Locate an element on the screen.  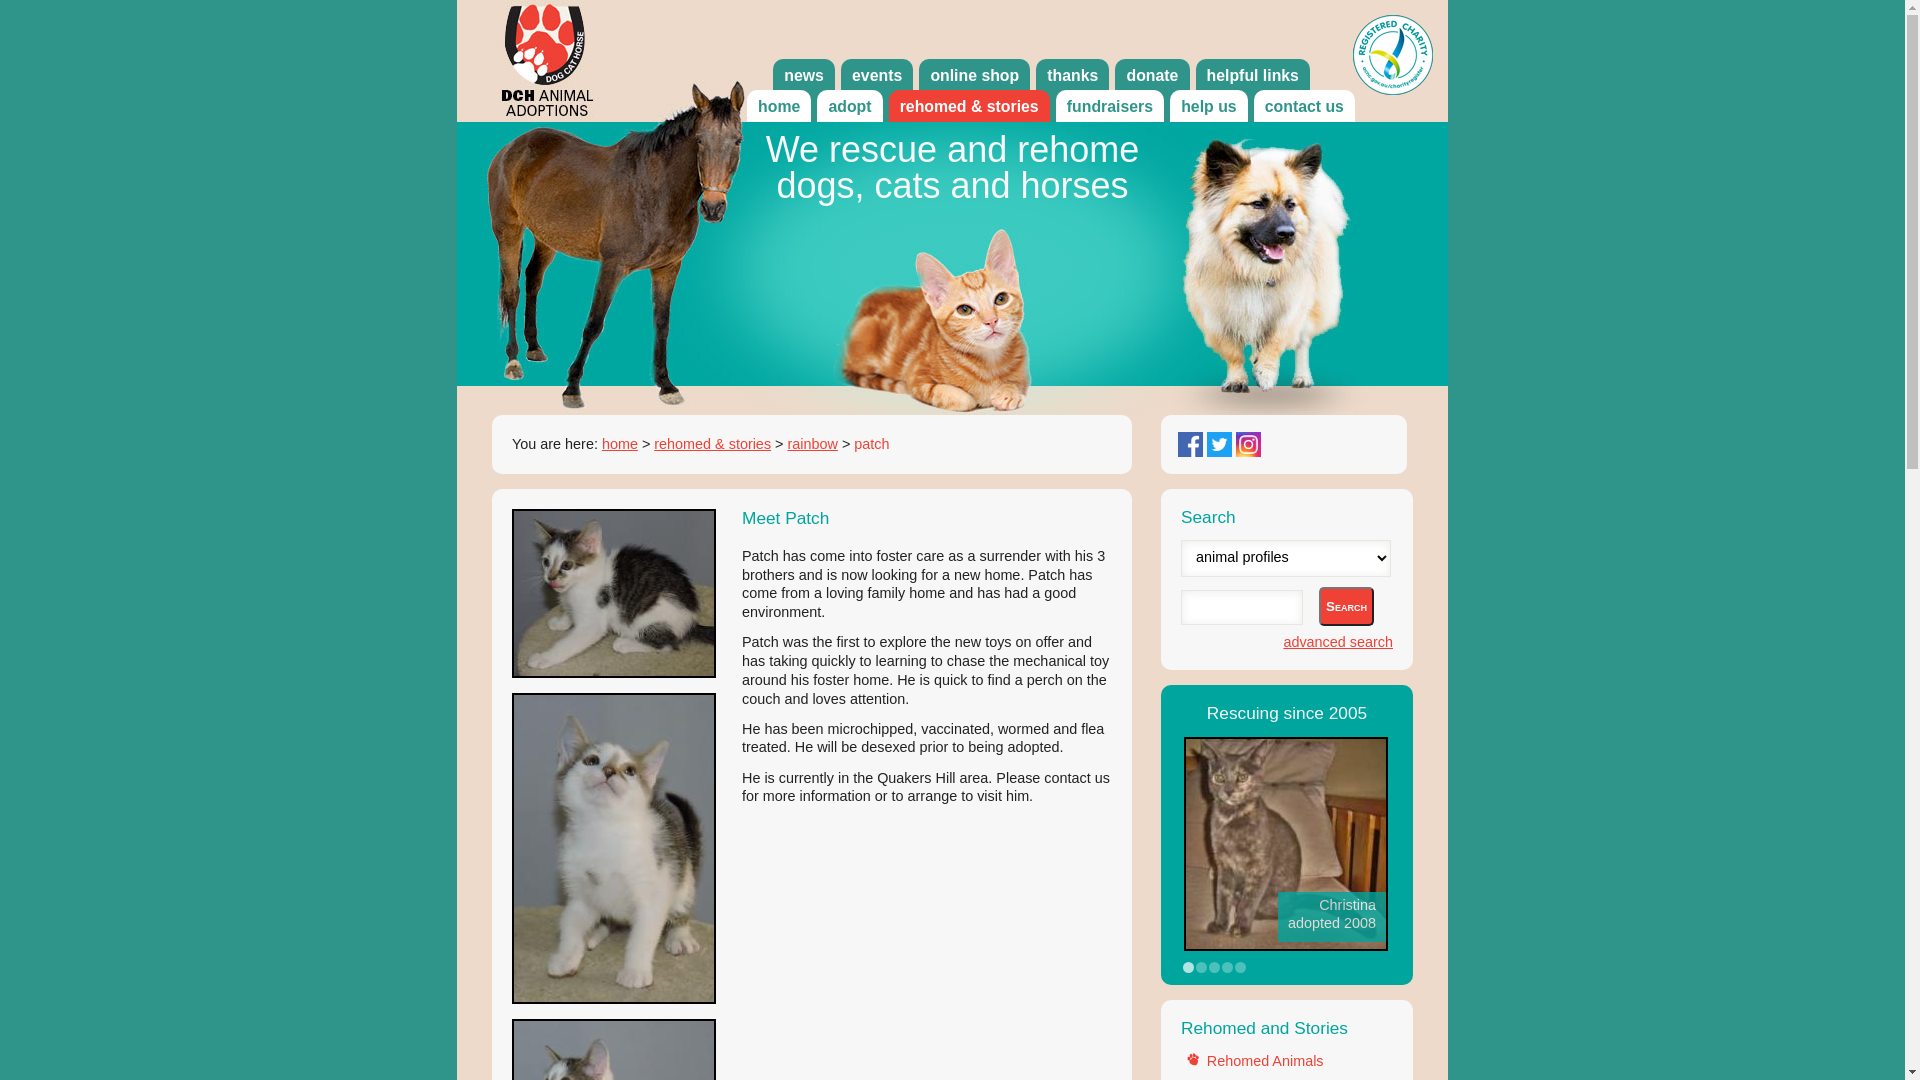
'Rehomed Animals' is located at coordinates (1264, 1059).